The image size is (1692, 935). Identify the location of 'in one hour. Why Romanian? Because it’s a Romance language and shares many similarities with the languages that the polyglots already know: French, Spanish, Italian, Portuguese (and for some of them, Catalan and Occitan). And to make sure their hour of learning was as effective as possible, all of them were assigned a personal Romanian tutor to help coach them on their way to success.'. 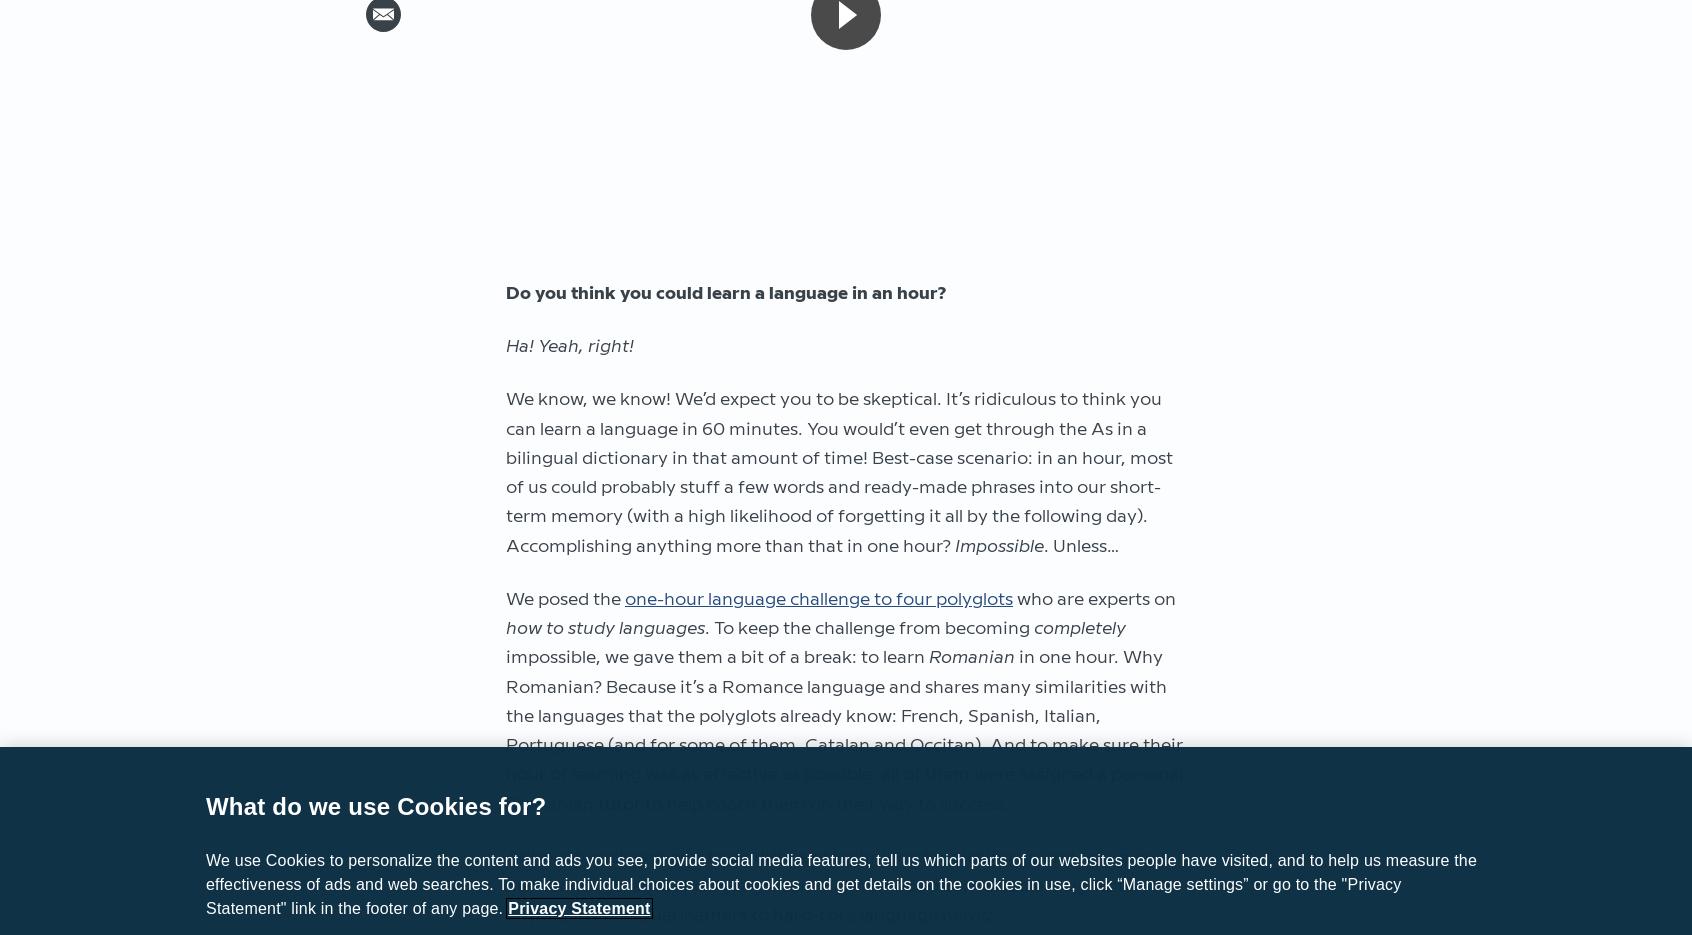
(844, 730).